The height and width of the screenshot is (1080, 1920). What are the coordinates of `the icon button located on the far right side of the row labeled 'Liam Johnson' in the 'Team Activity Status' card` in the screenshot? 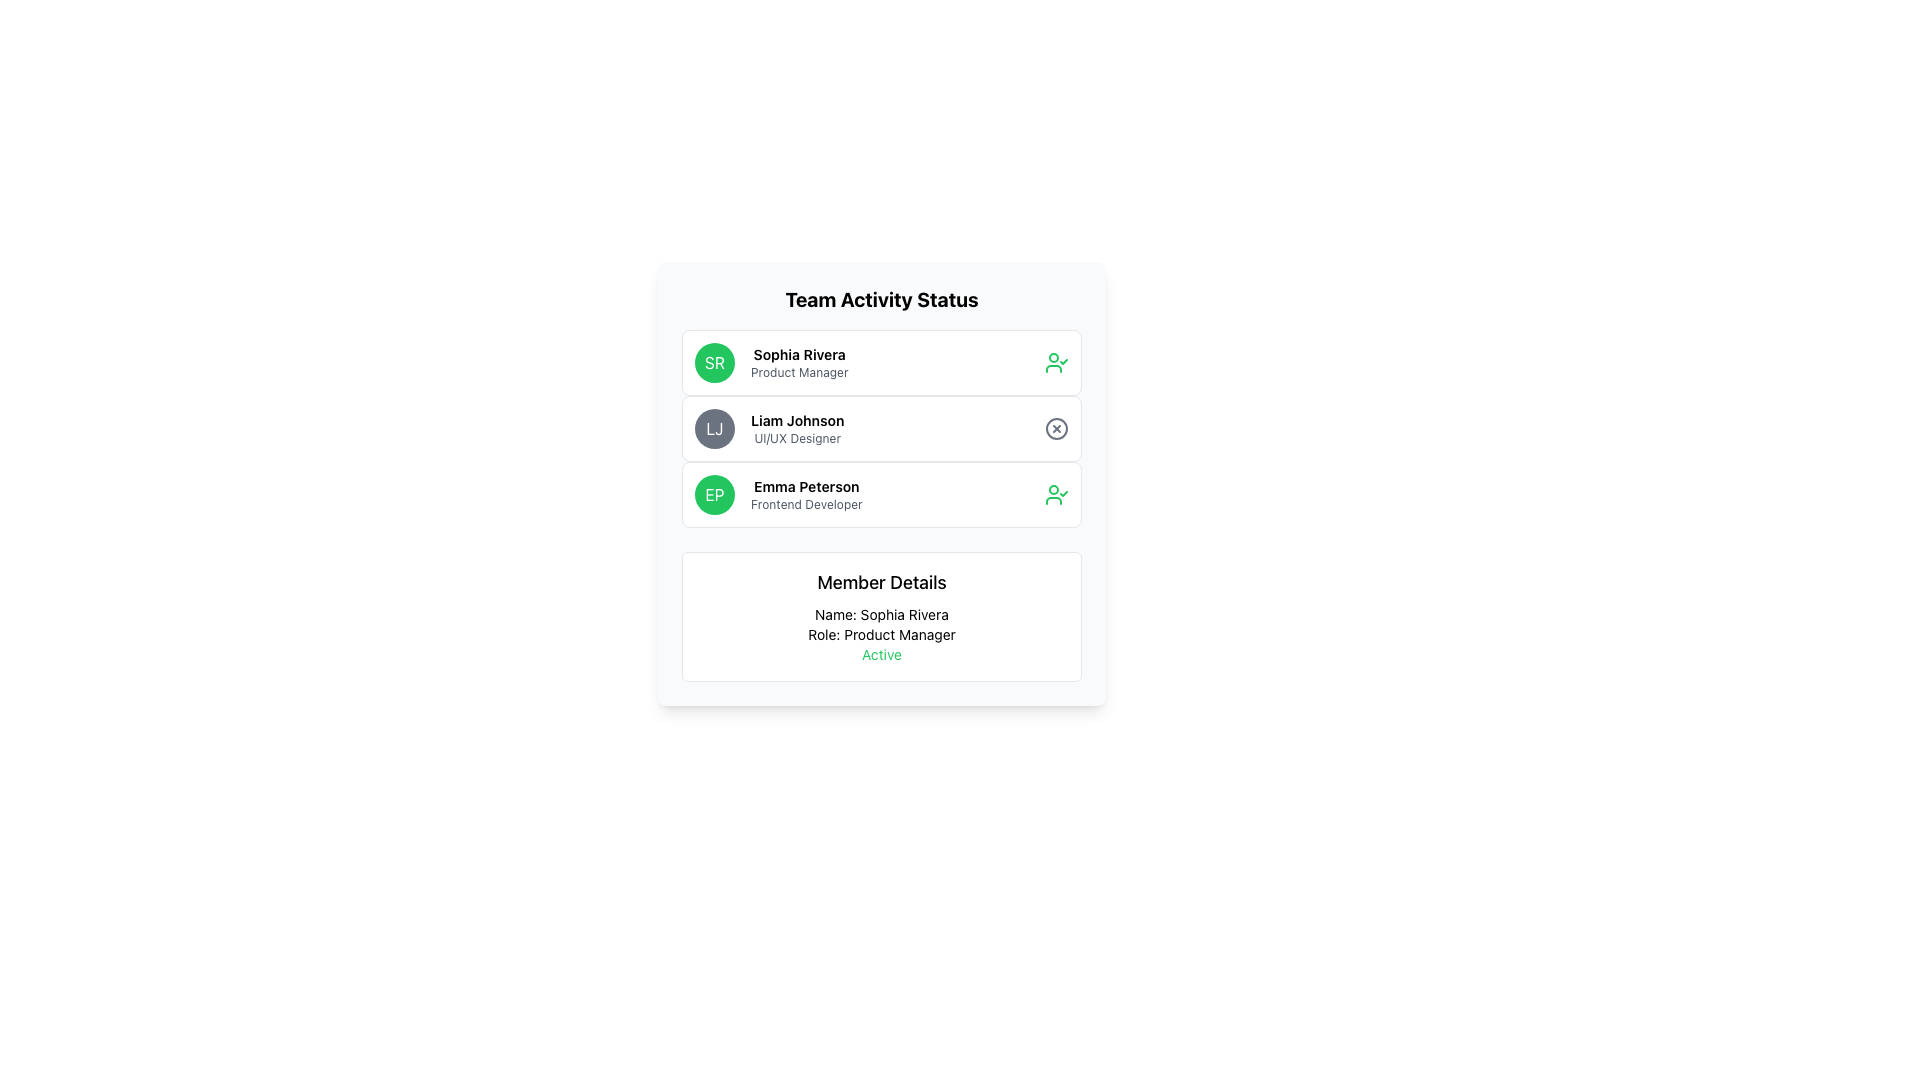 It's located at (1055, 427).